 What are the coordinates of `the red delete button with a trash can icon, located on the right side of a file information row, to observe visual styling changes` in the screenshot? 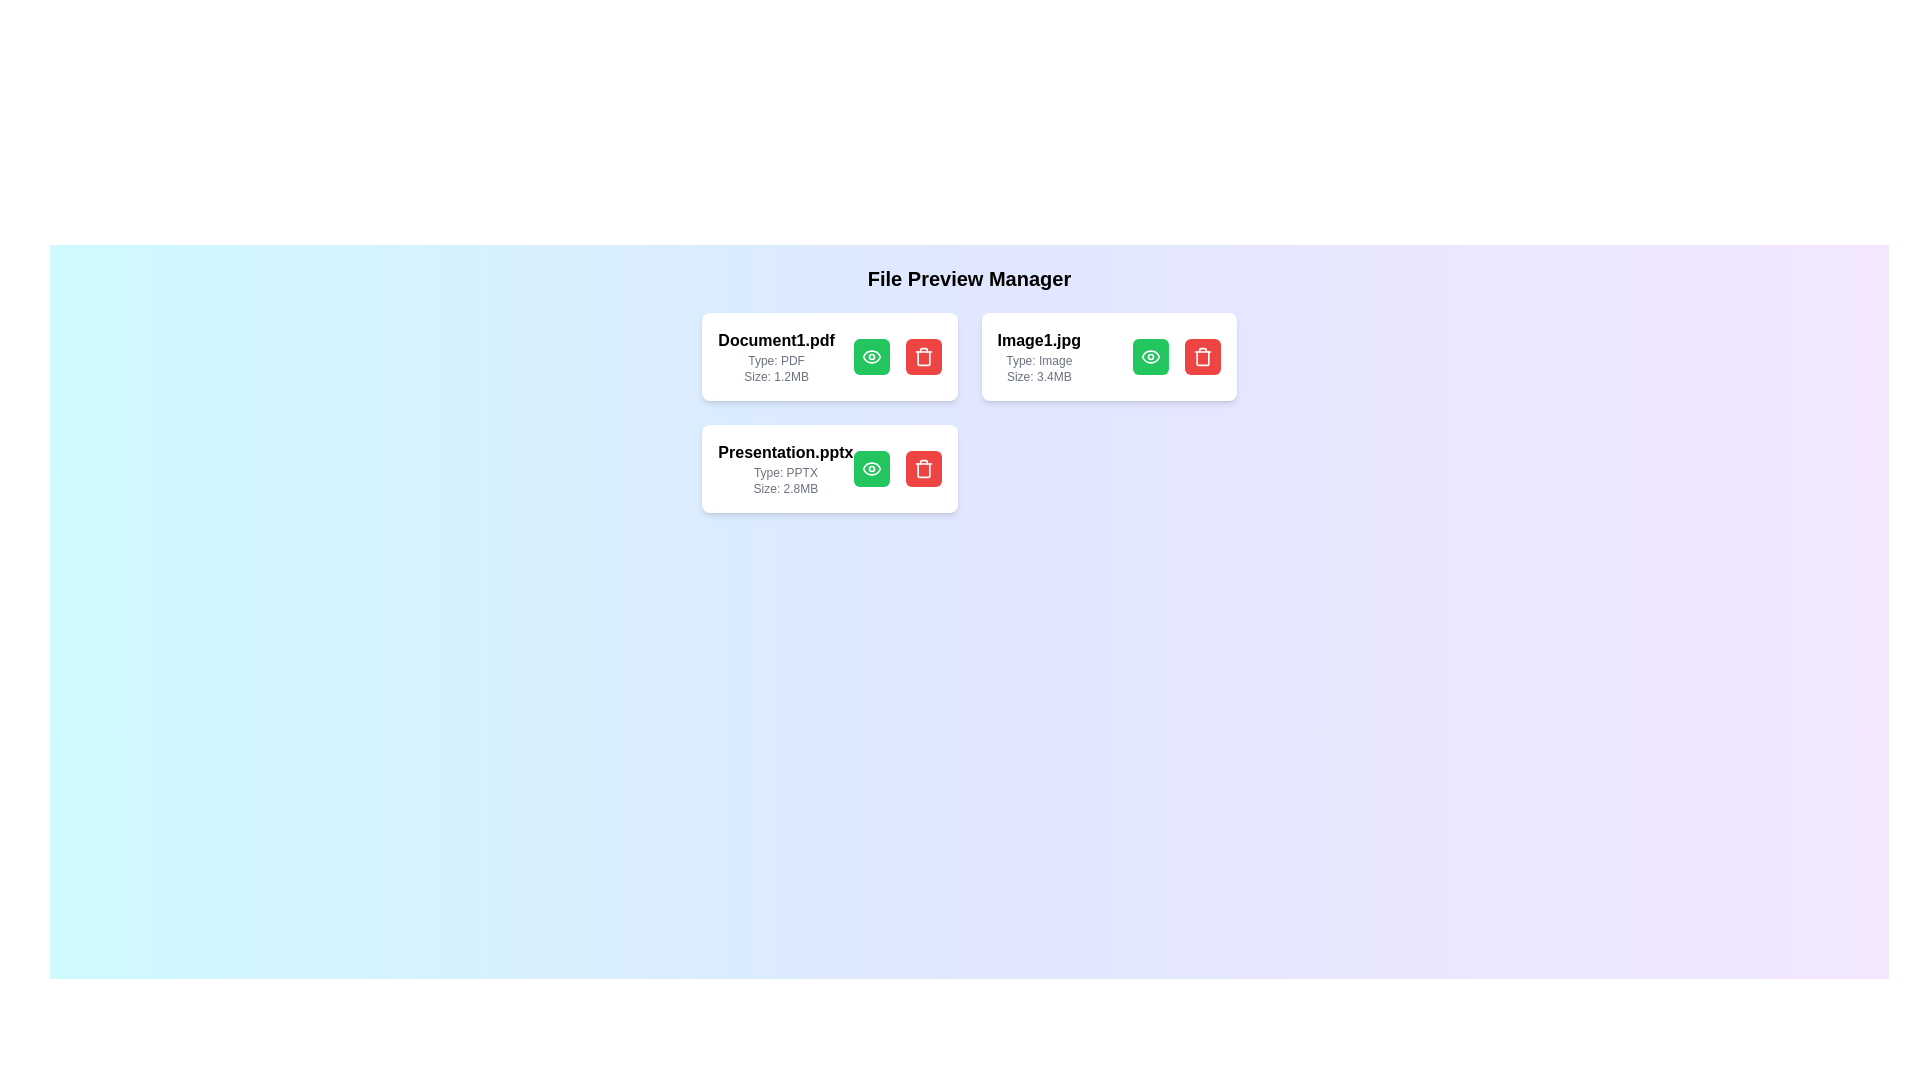 It's located at (922, 469).